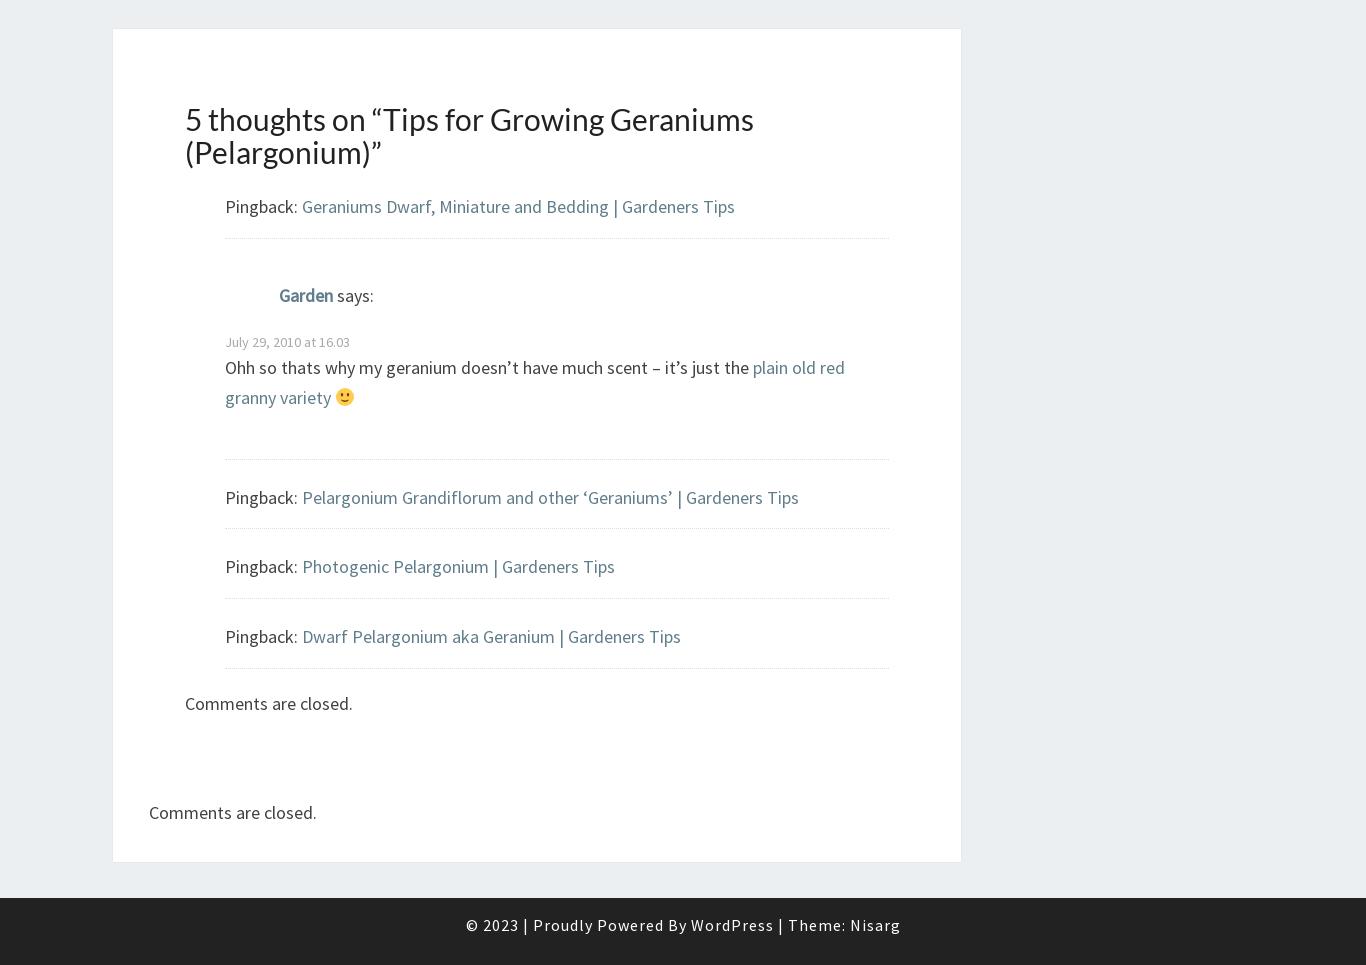 This screenshot has height=965, width=1366. I want to click on 'says:', so click(354, 295).